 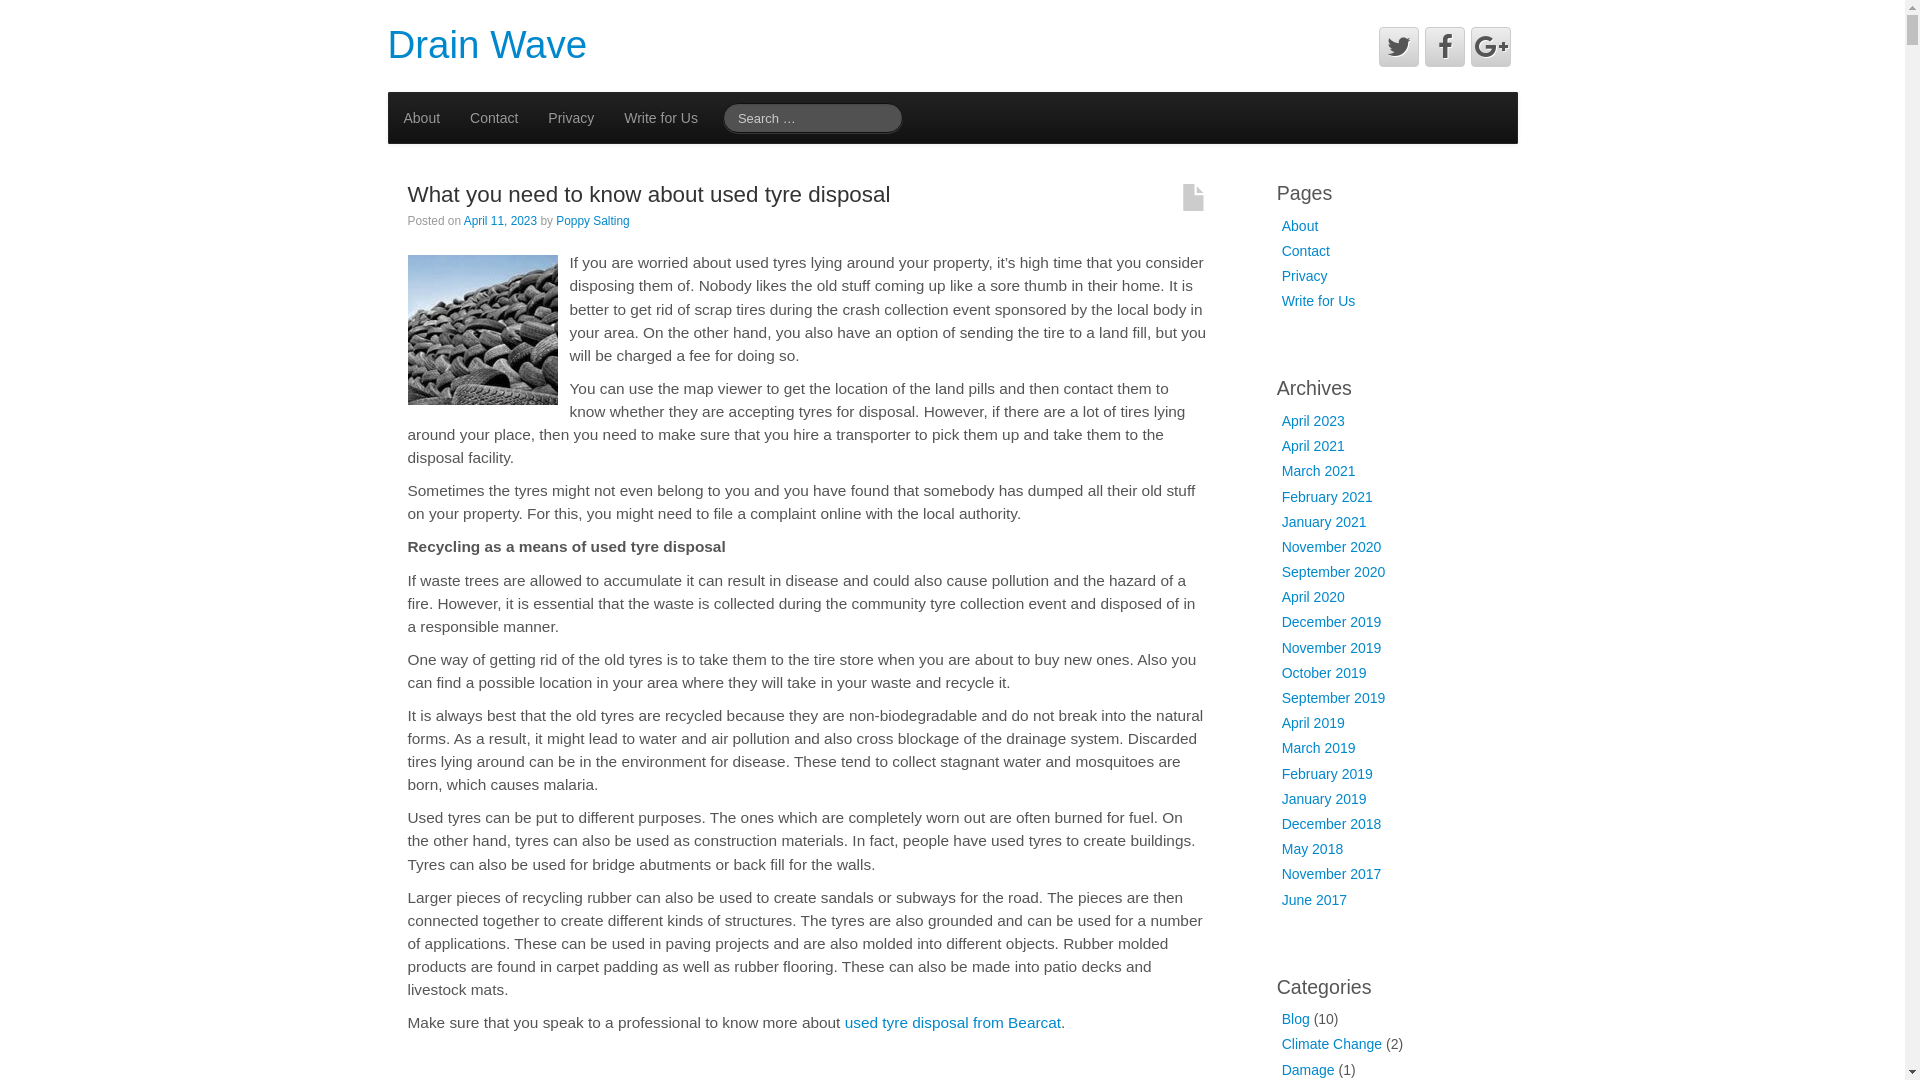 What do you see at coordinates (1281, 1018) in the screenshot?
I see `'Blog'` at bounding box center [1281, 1018].